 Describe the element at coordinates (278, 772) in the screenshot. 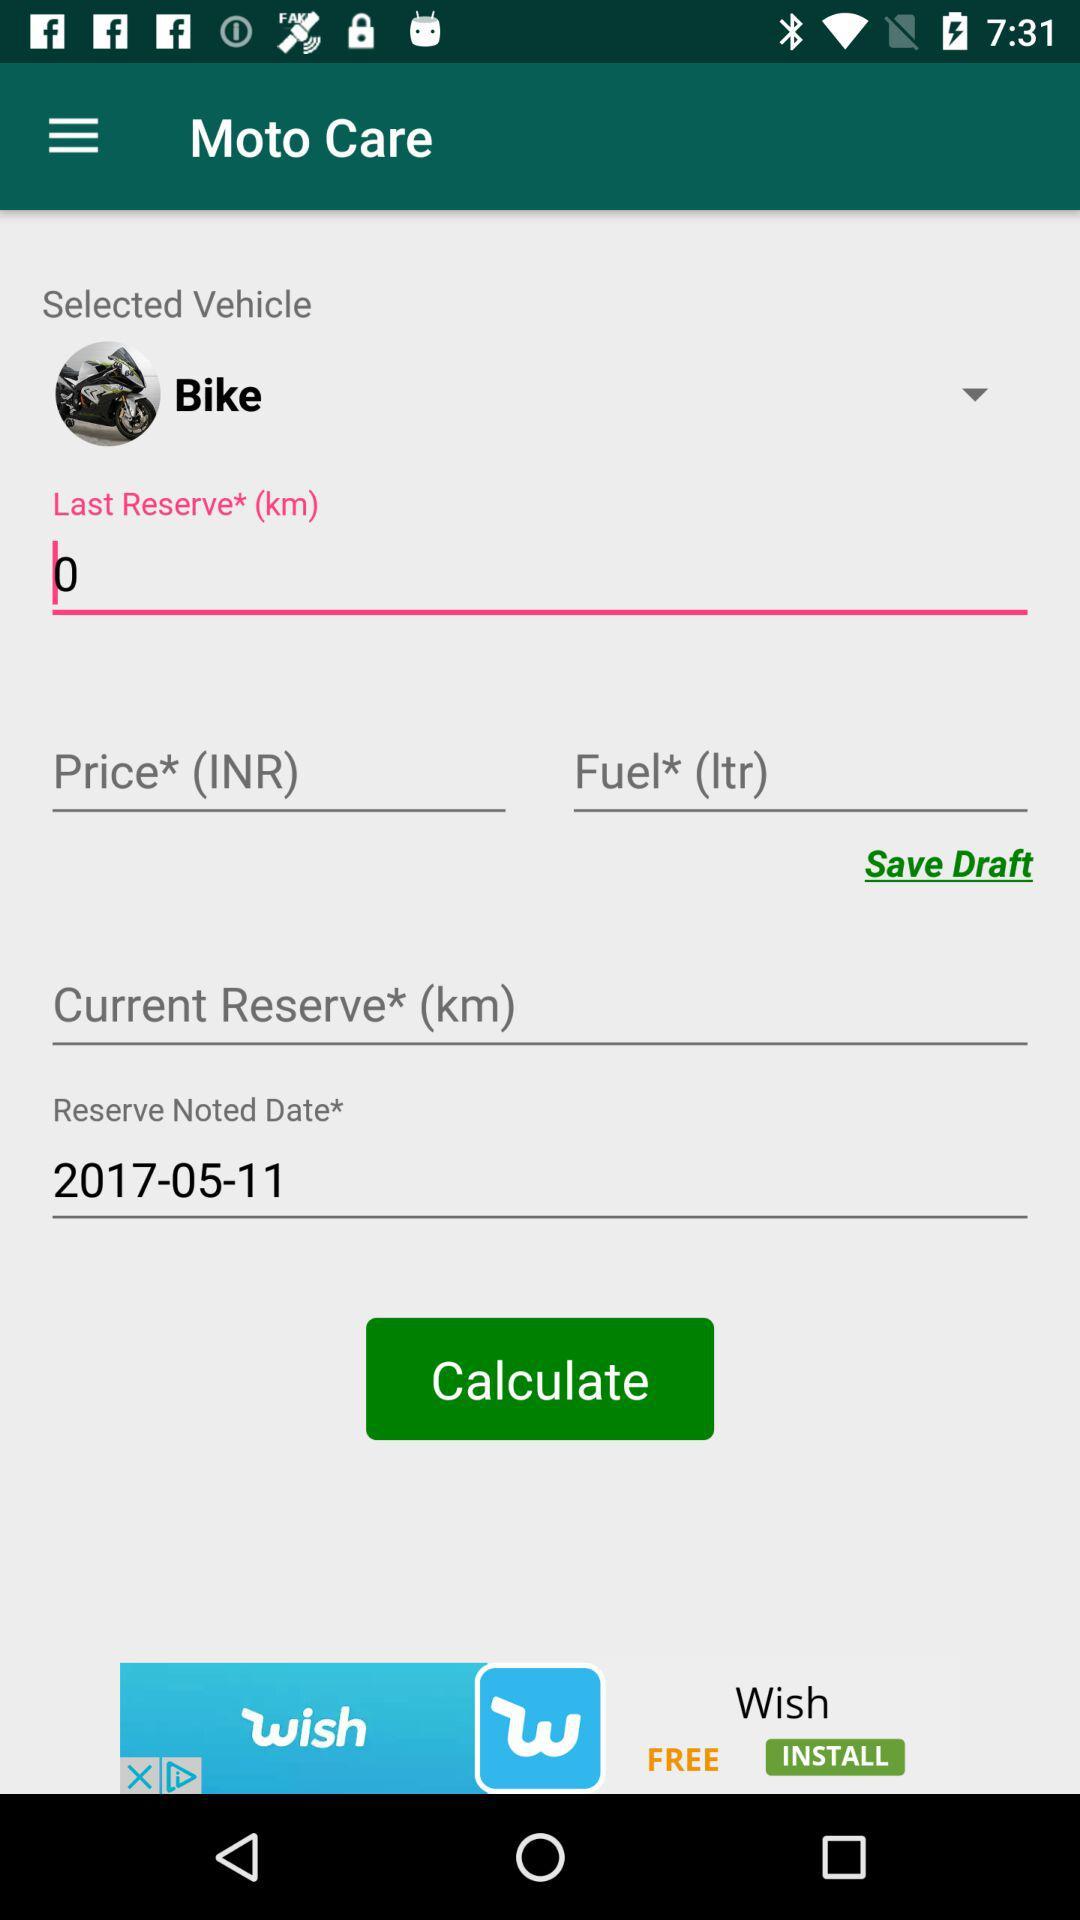

I see `price` at that location.